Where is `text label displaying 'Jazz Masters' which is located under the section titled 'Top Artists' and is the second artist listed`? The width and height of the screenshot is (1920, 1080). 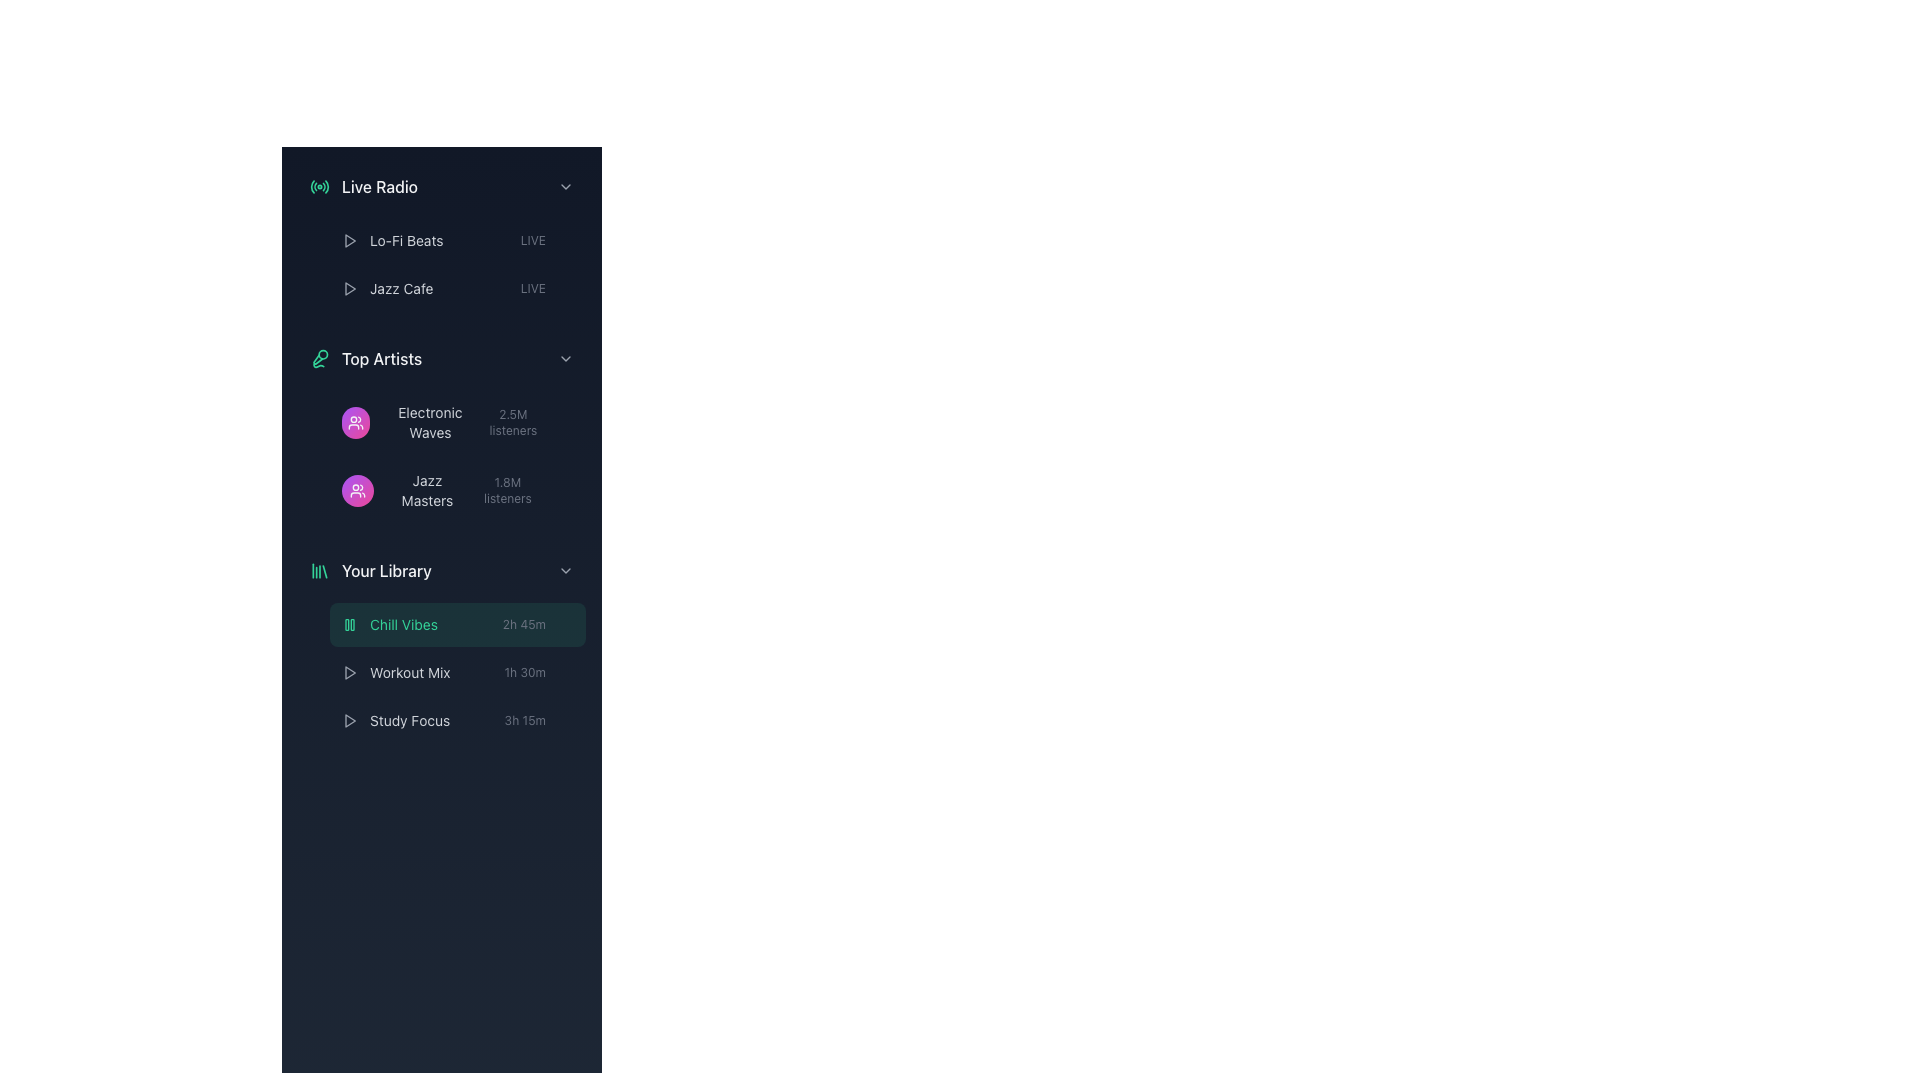 text label displaying 'Jazz Masters' which is located under the section titled 'Top Artists' and is the second artist listed is located at coordinates (426, 490).